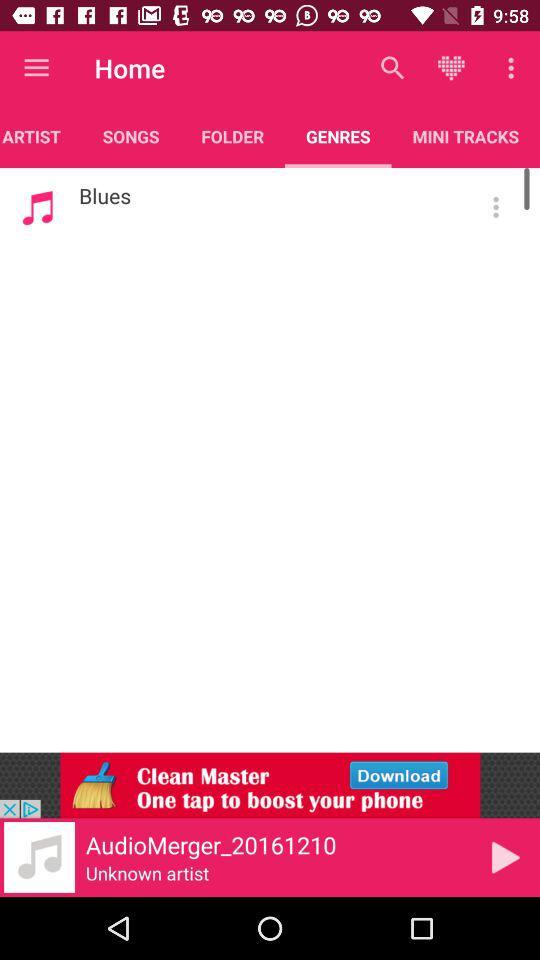 The image size is (540, 960). Describe the element at coordinates (495, 207) in the screenshot. I see `the blues option` at that location.